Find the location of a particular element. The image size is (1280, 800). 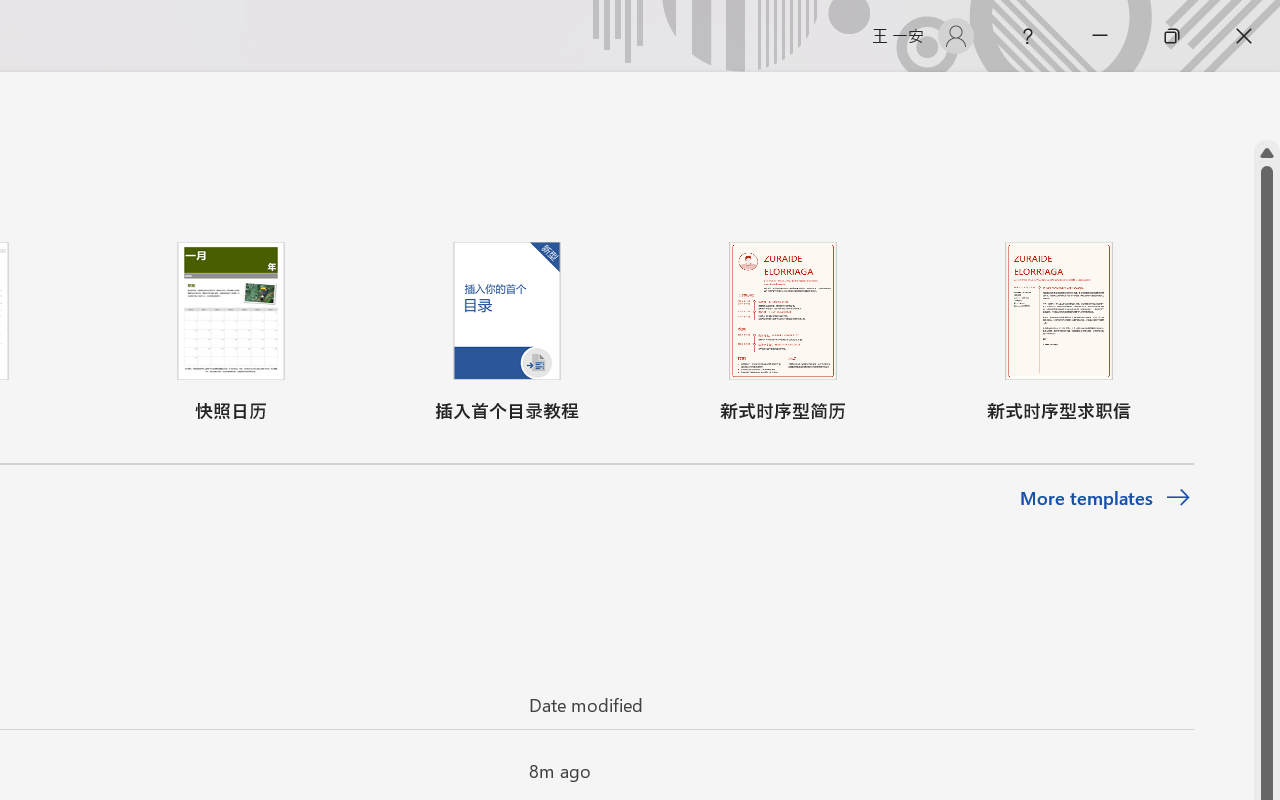

'More templates' is located at coordinates (1104, 498).